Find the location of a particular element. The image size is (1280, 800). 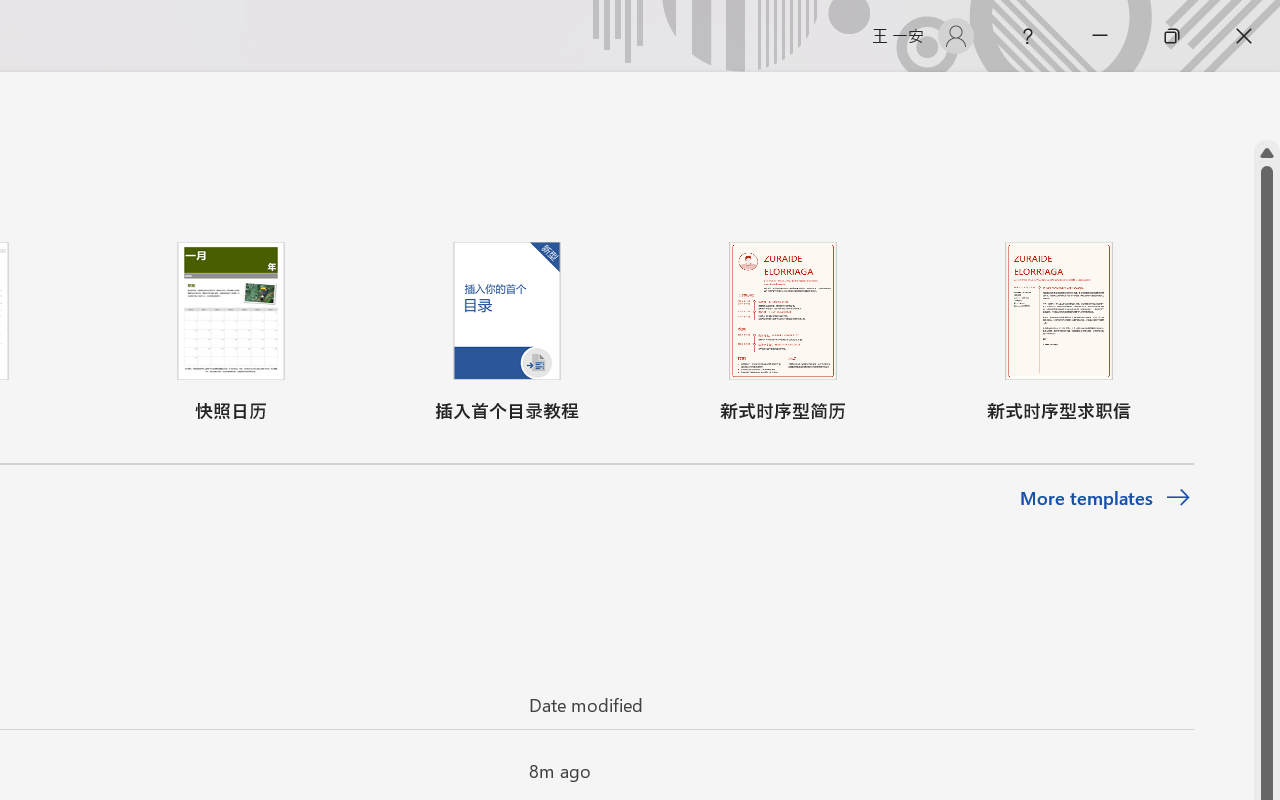

'More templates' is located at coordinates (1104, 498).